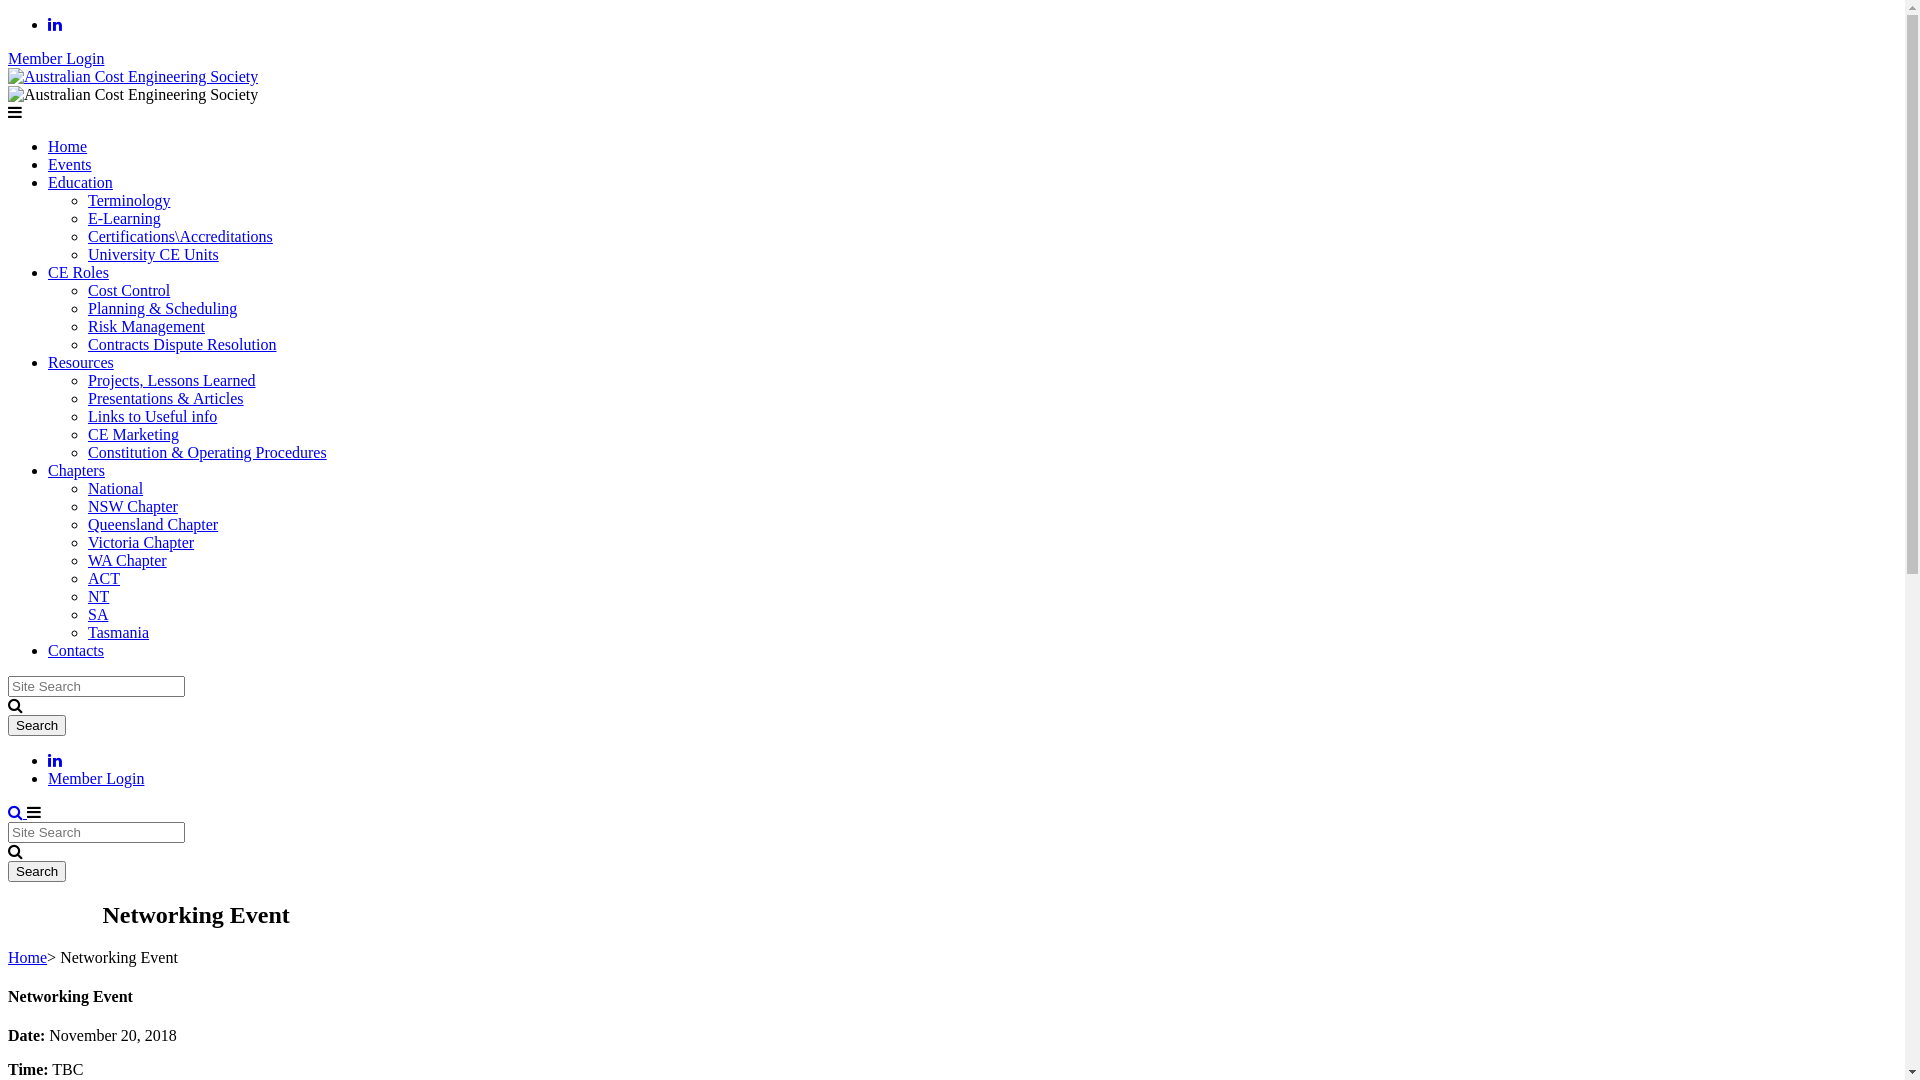 The image size is (1920, 1080). Describe the element at coordinates (70, 163) in the screenshot. I see `'Events'` at that location.